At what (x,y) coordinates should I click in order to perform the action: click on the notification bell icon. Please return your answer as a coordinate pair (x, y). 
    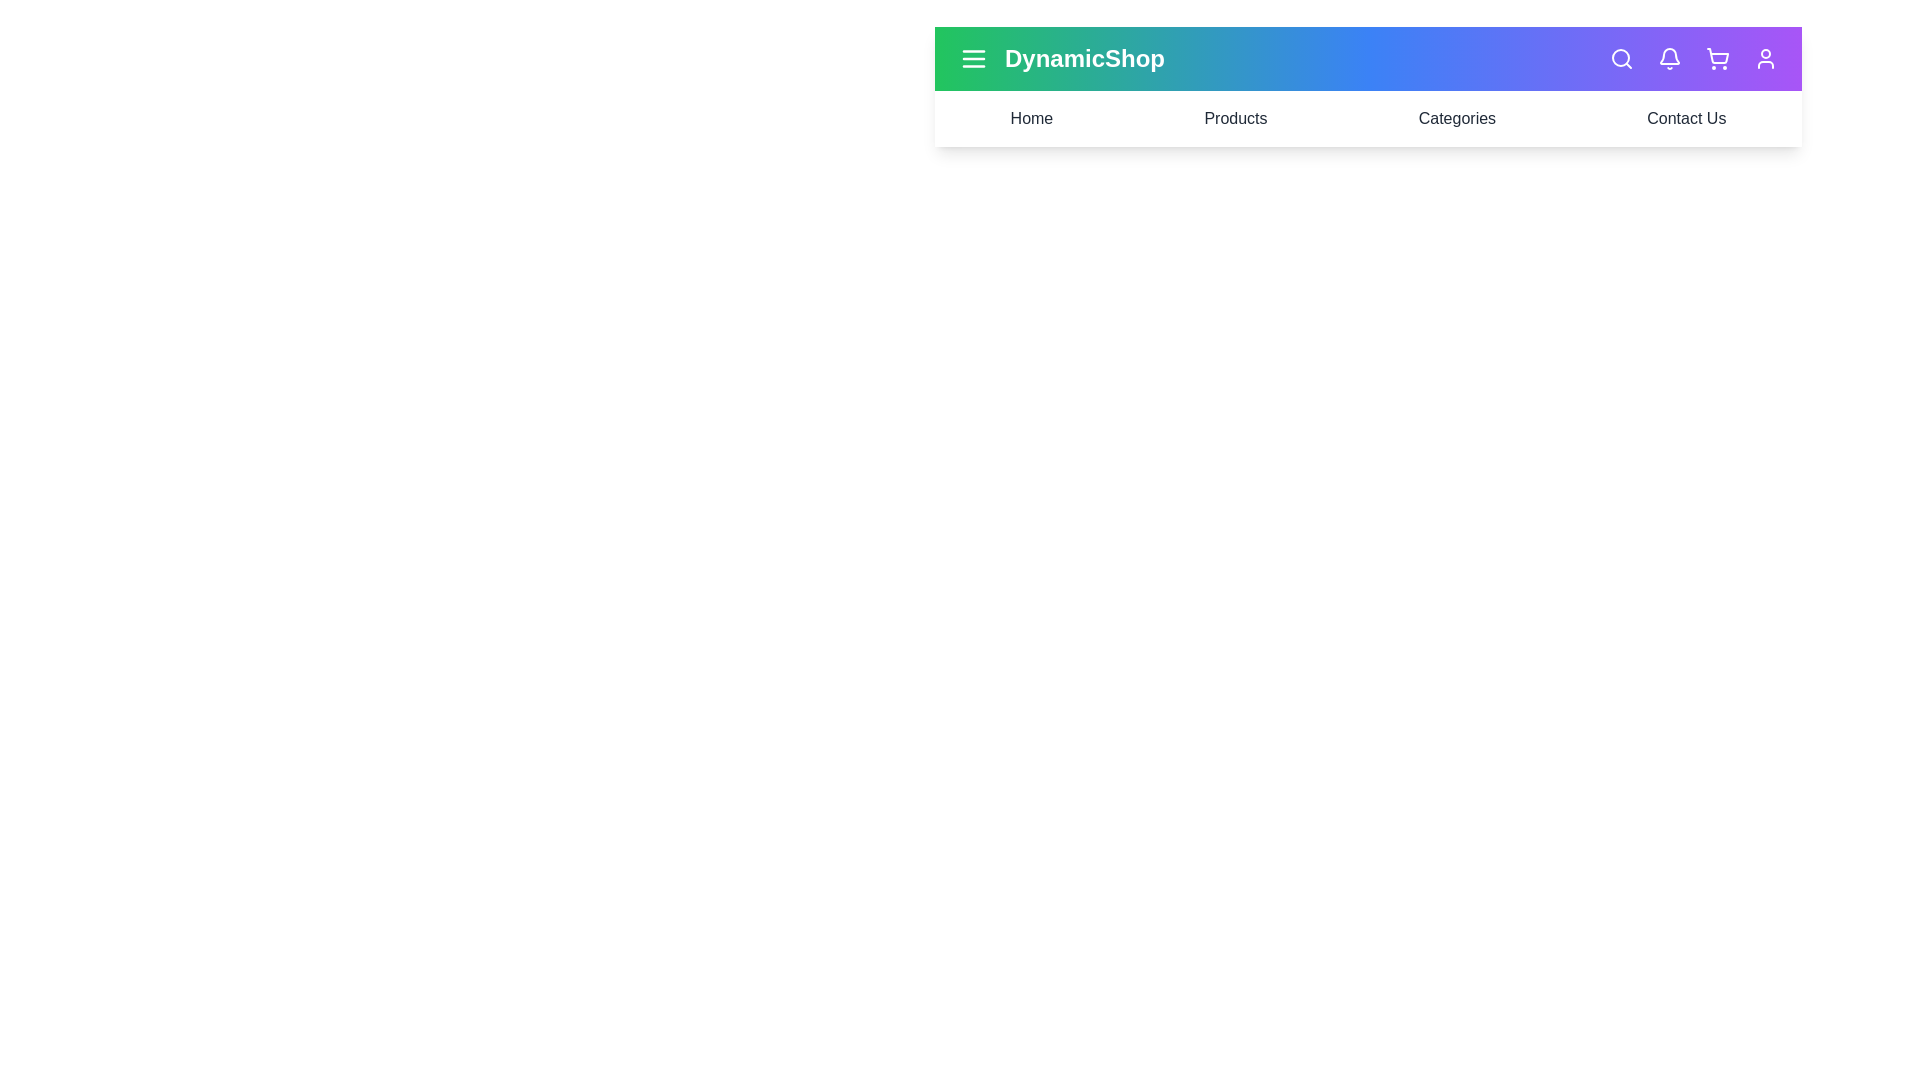
    Looking at the image, I should click on (1670, 57).